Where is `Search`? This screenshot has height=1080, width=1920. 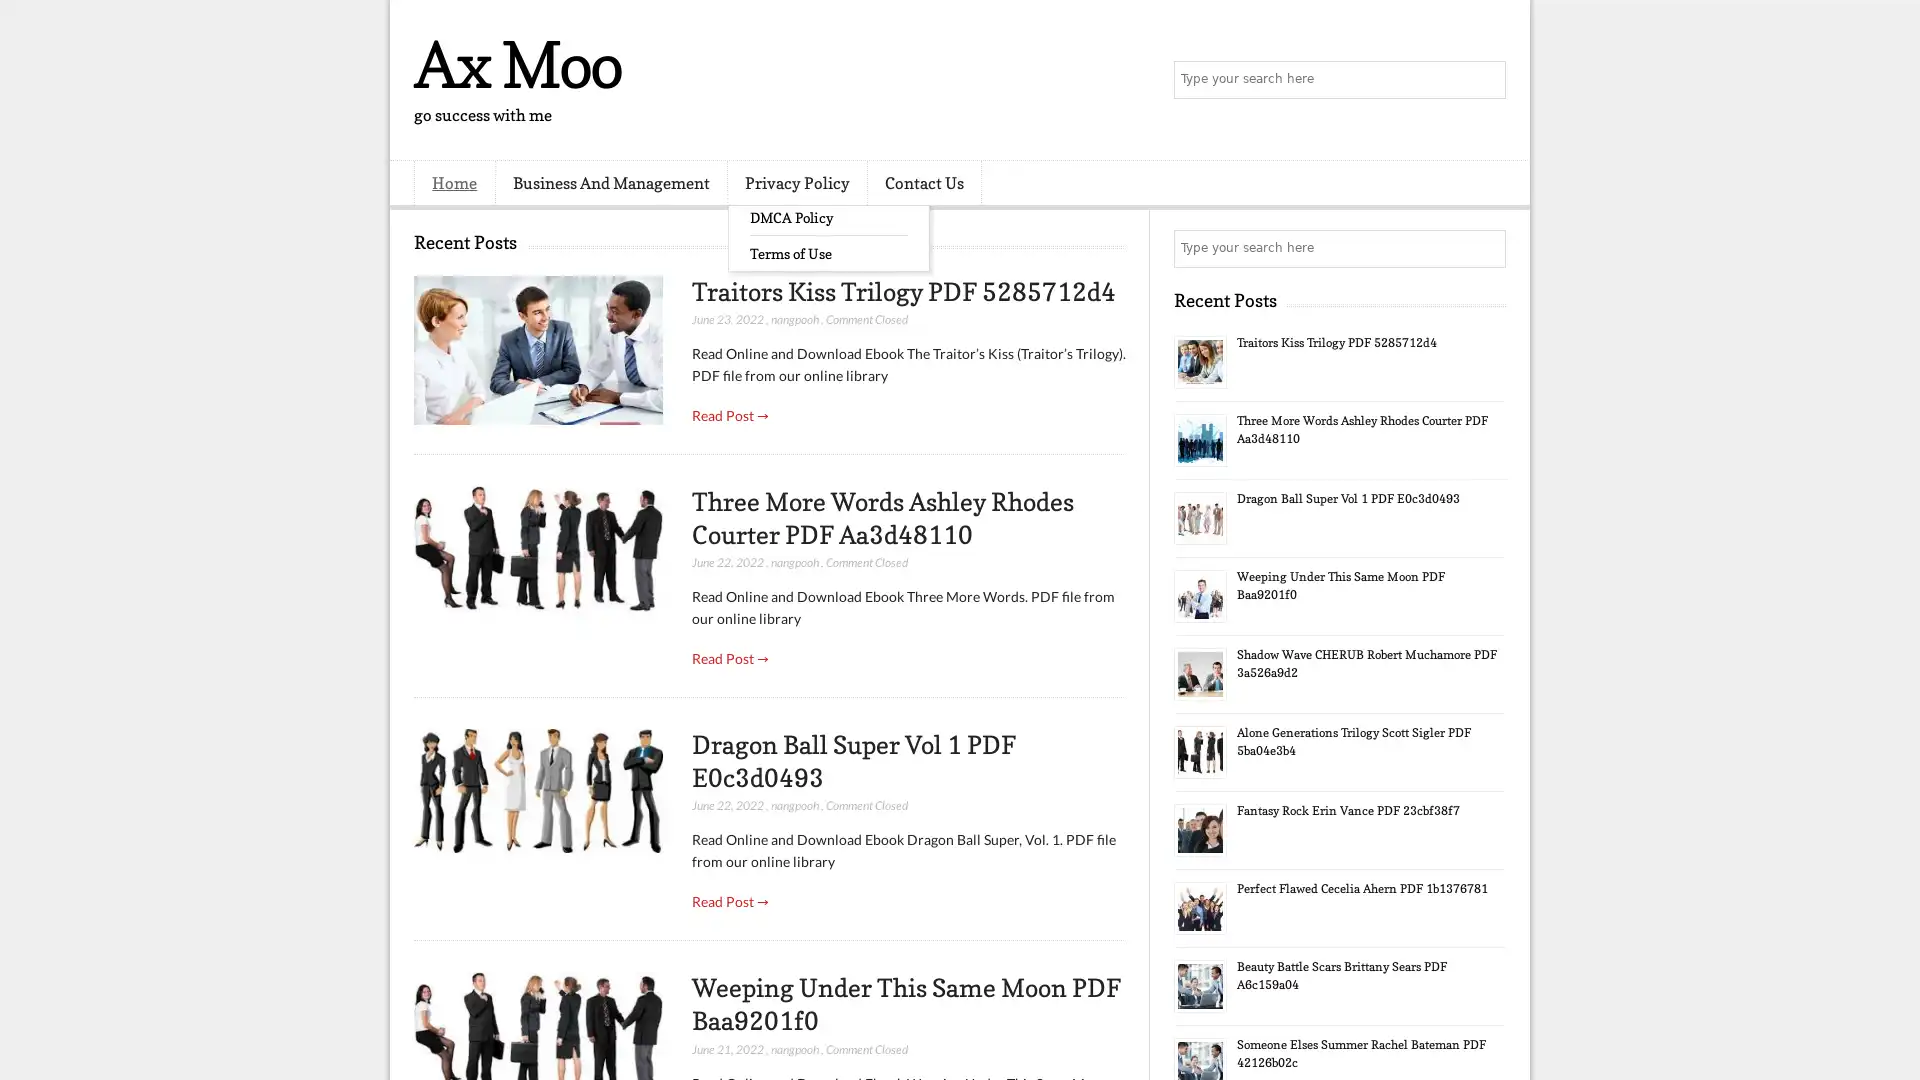
Search is located at coordinates (1485, 248).